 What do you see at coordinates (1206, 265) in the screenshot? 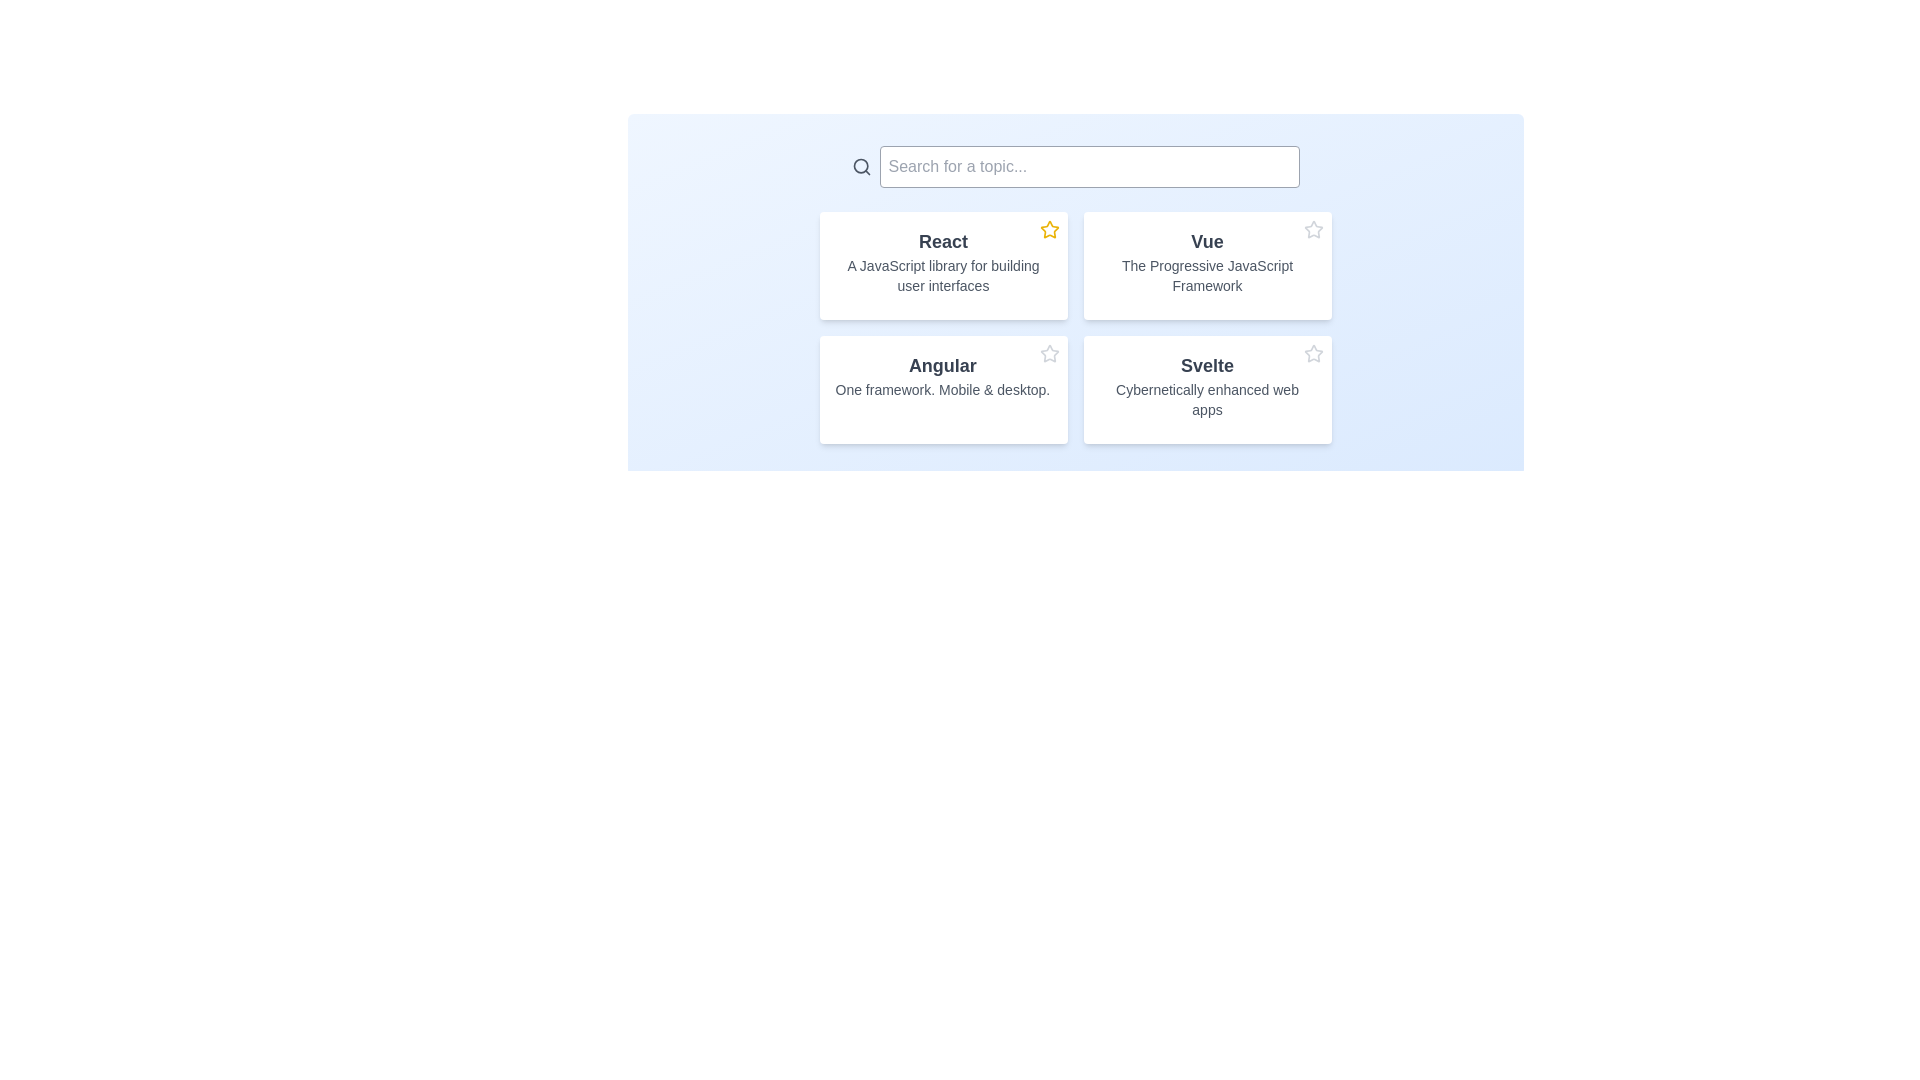
I see `the informative card titled 'Vue', which is the second card in a 2x2 grid layout, to change its background color` at bounding box center [1206, 265].